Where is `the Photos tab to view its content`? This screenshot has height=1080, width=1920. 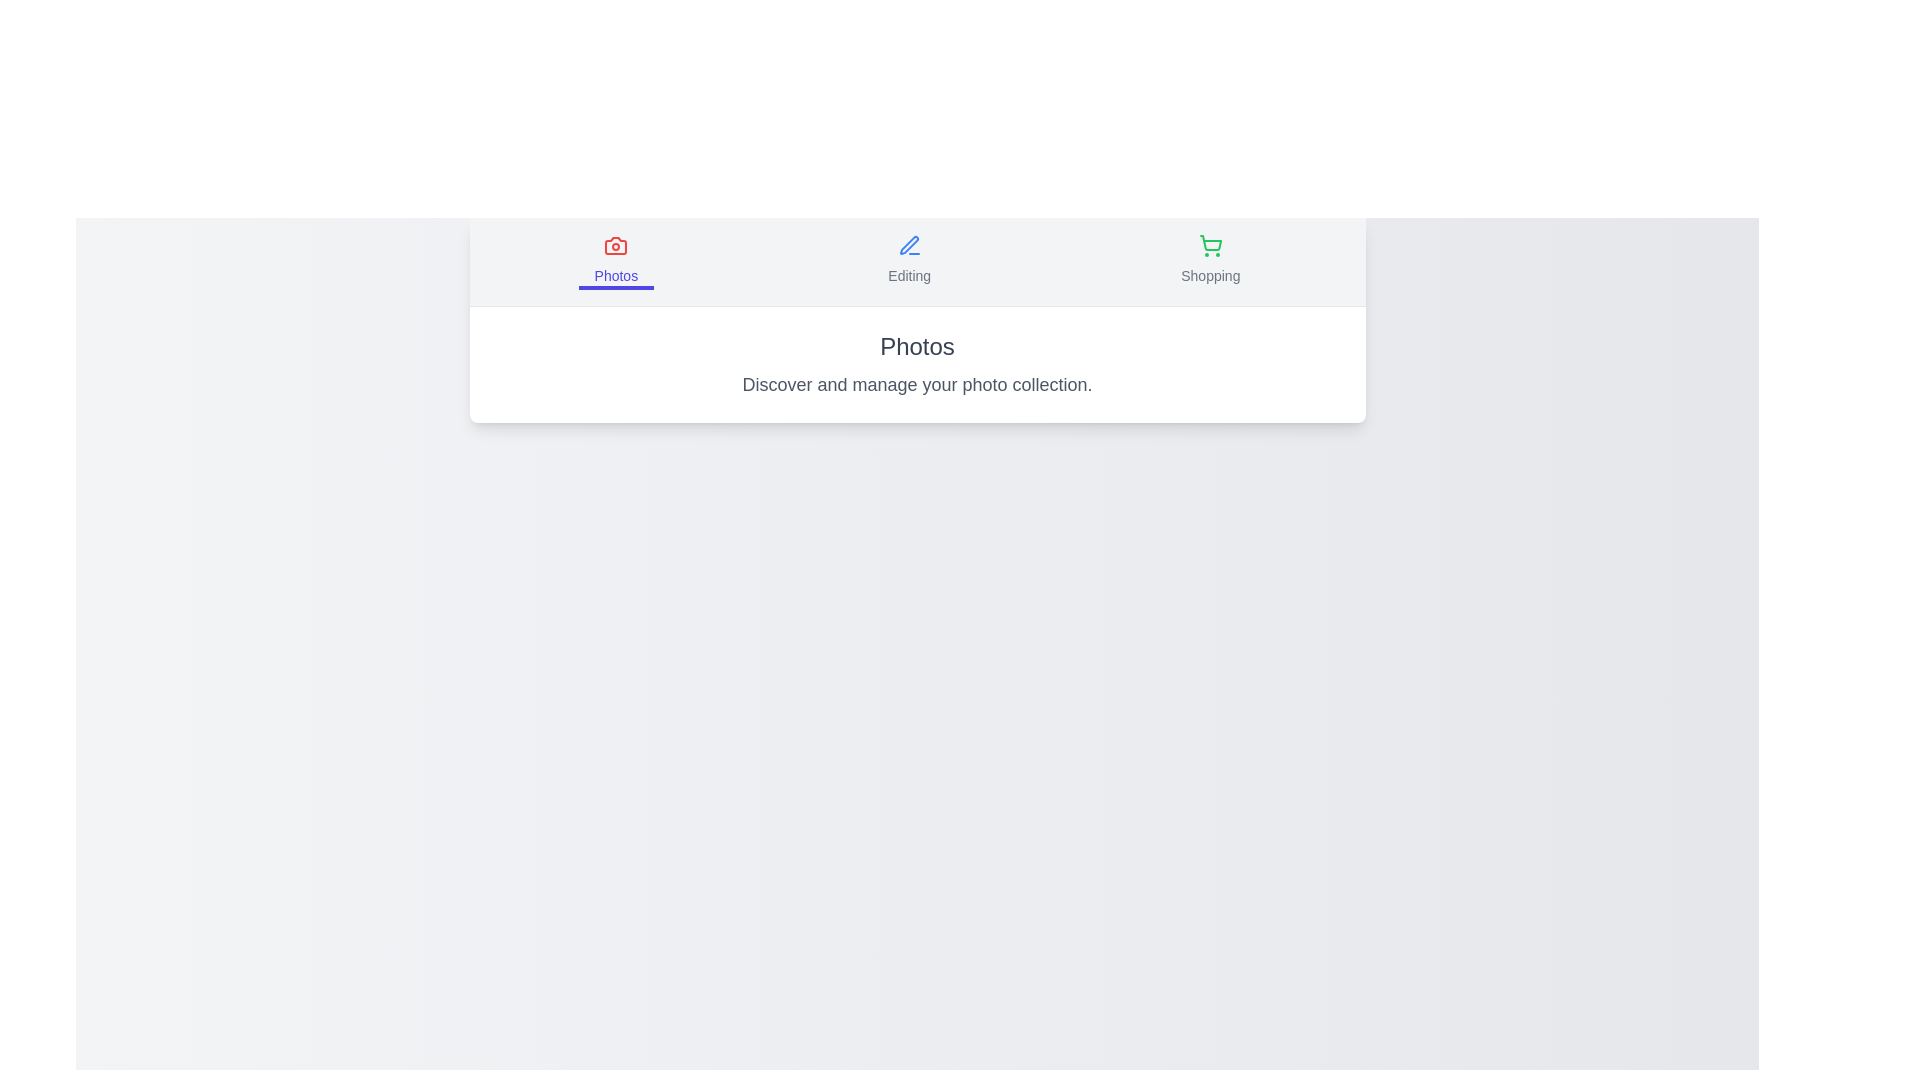 the Photos tab to view its content is located at coordinates (614, 261).